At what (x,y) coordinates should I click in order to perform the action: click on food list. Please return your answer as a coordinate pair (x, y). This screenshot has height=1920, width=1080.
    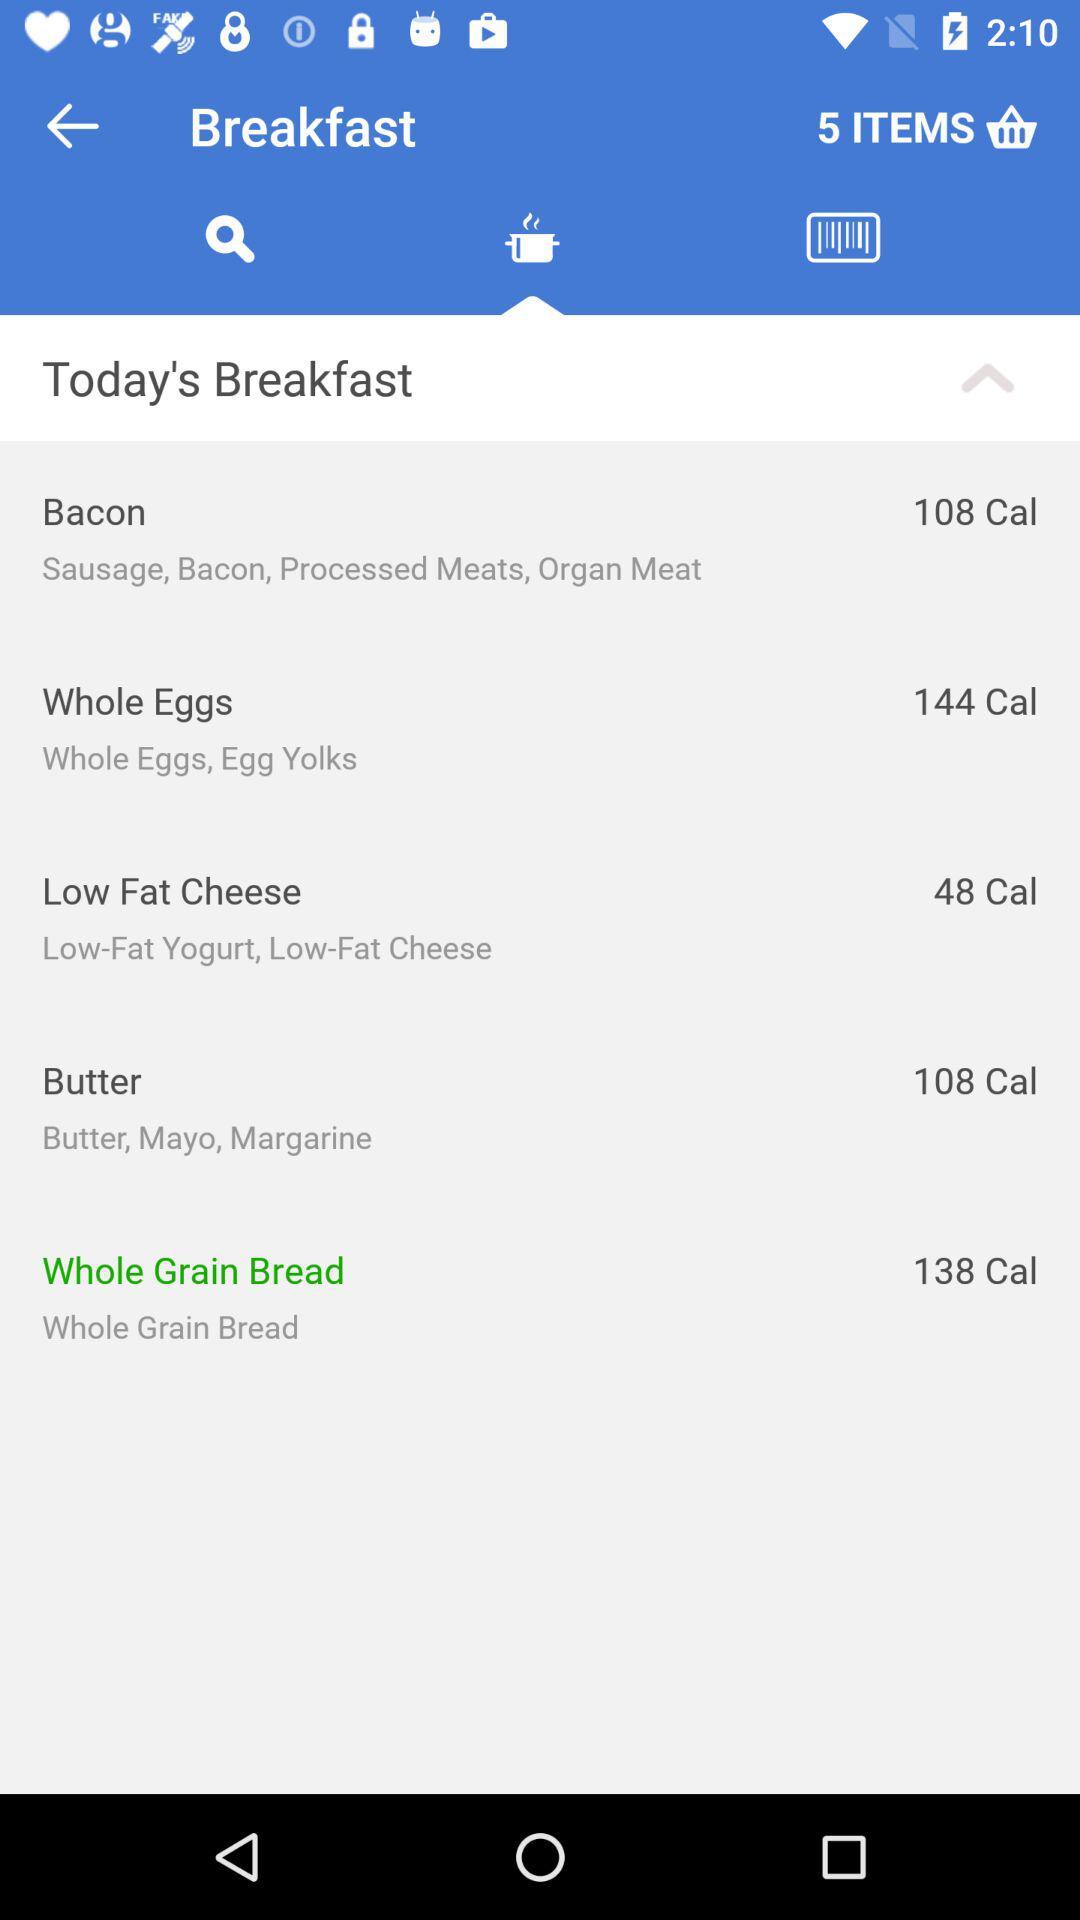
    Looking at the image, I should click on (531, 261).